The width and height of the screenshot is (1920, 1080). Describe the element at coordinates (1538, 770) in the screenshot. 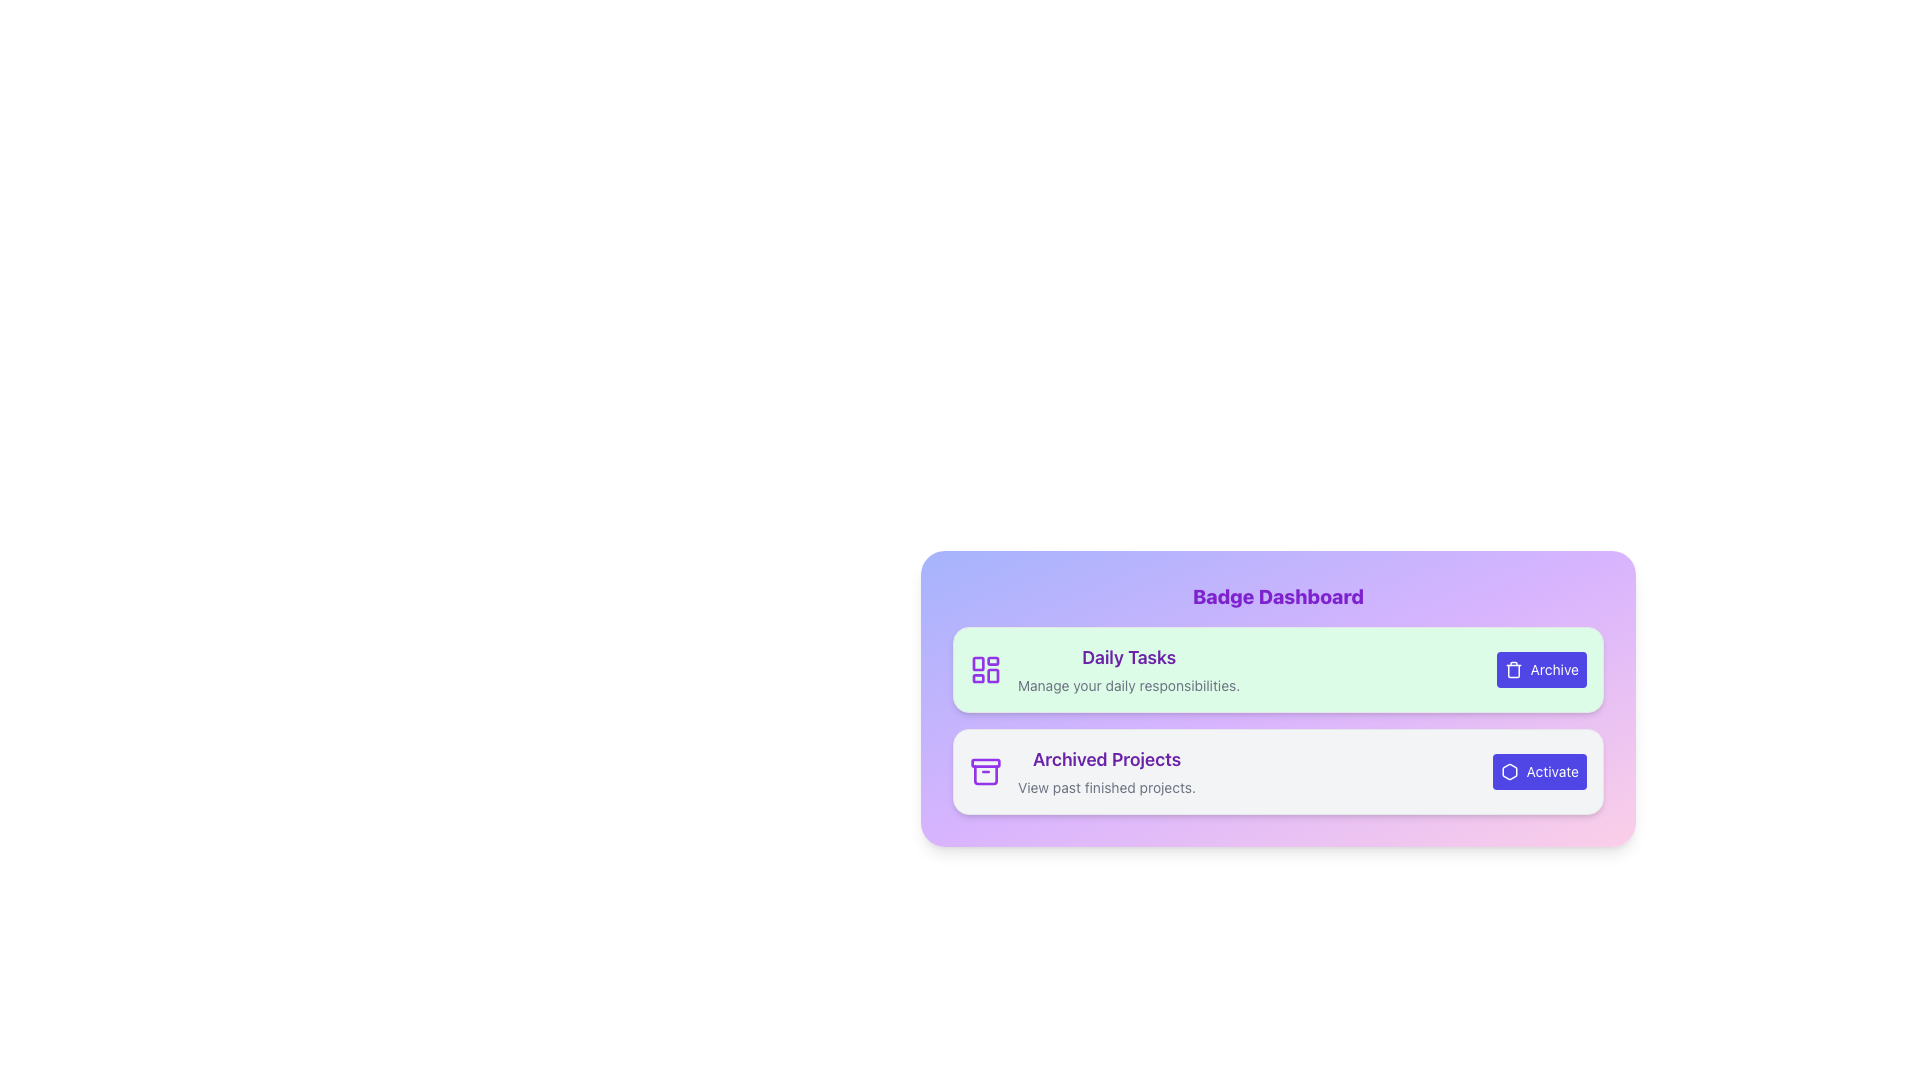

I see `the button located in the bottom-right corner of the 'Archived Projects' card` at that location.